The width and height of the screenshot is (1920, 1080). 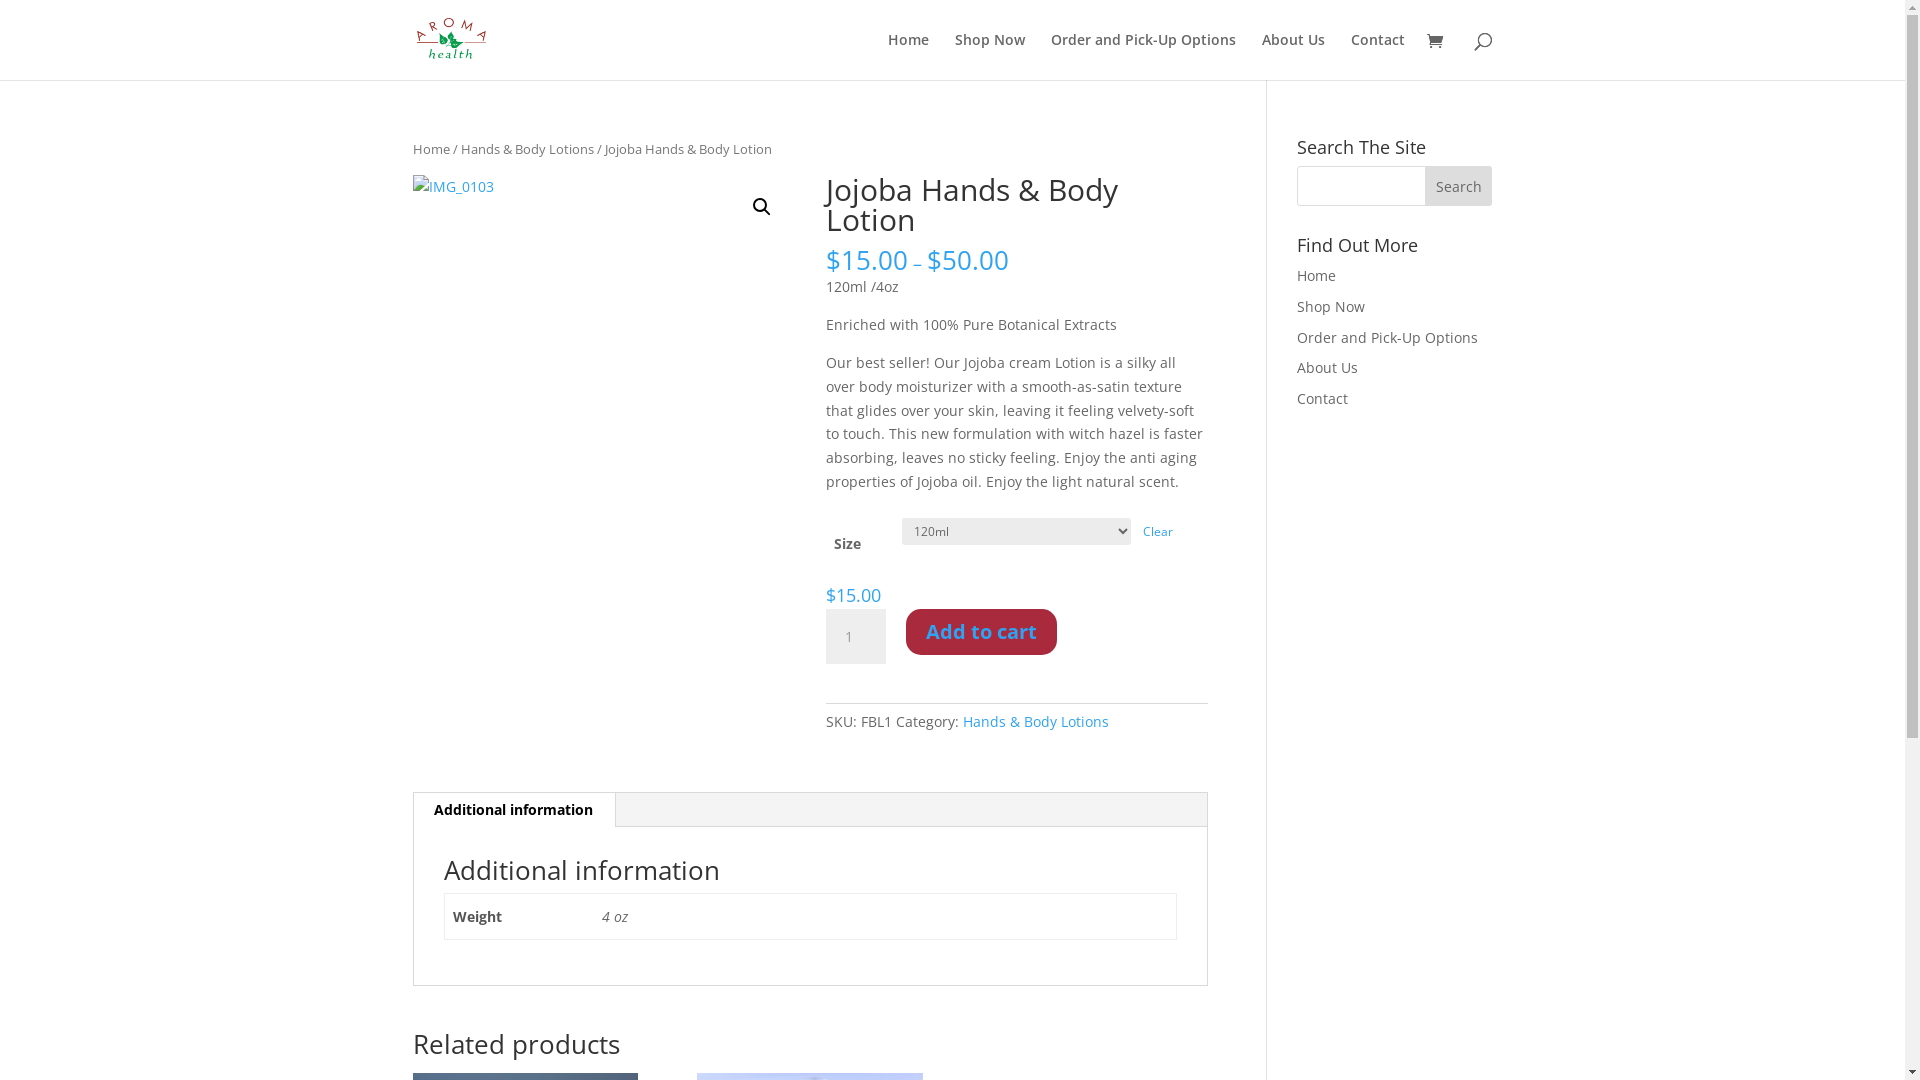 I want to click on 'Hands & Body Lotions', so click(x=526, y=148).